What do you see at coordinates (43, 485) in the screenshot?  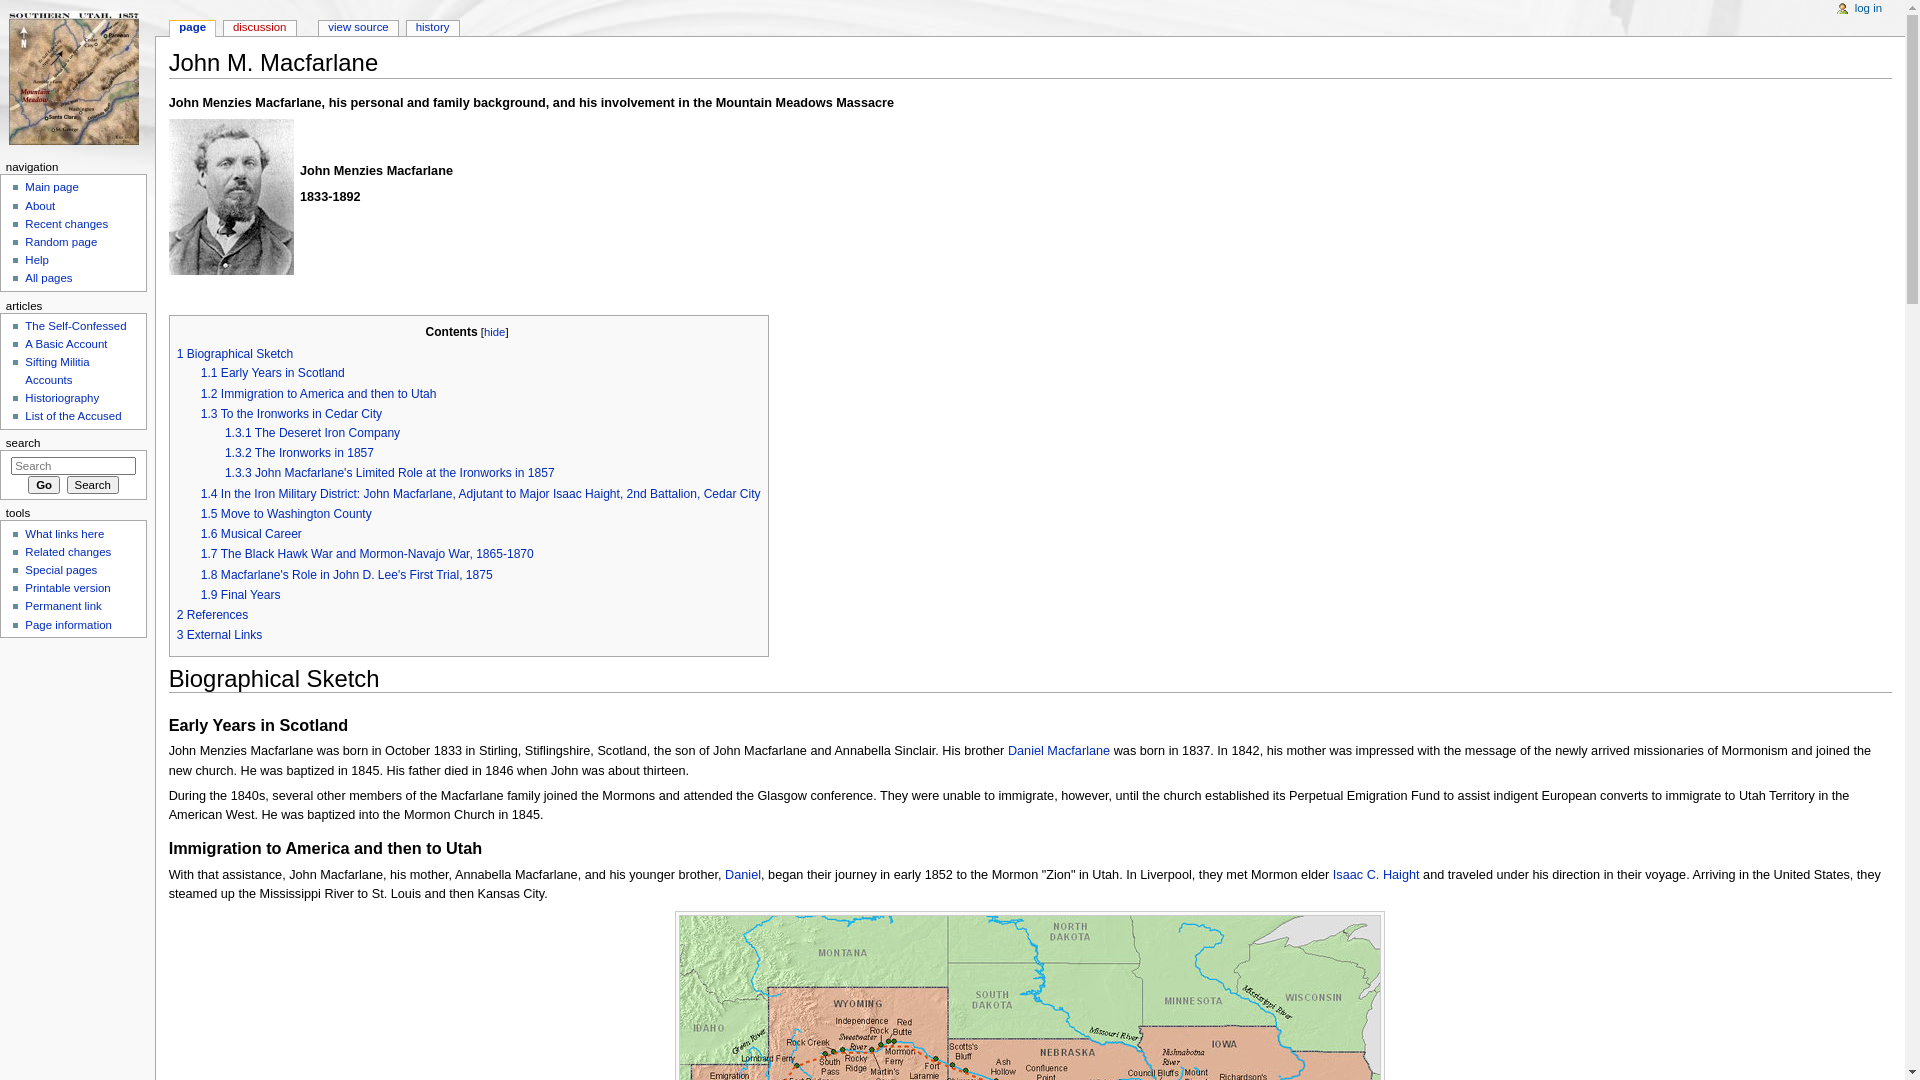 I see `'Go to a page with this exact name if it exists'` at bounding box center [43, 485].